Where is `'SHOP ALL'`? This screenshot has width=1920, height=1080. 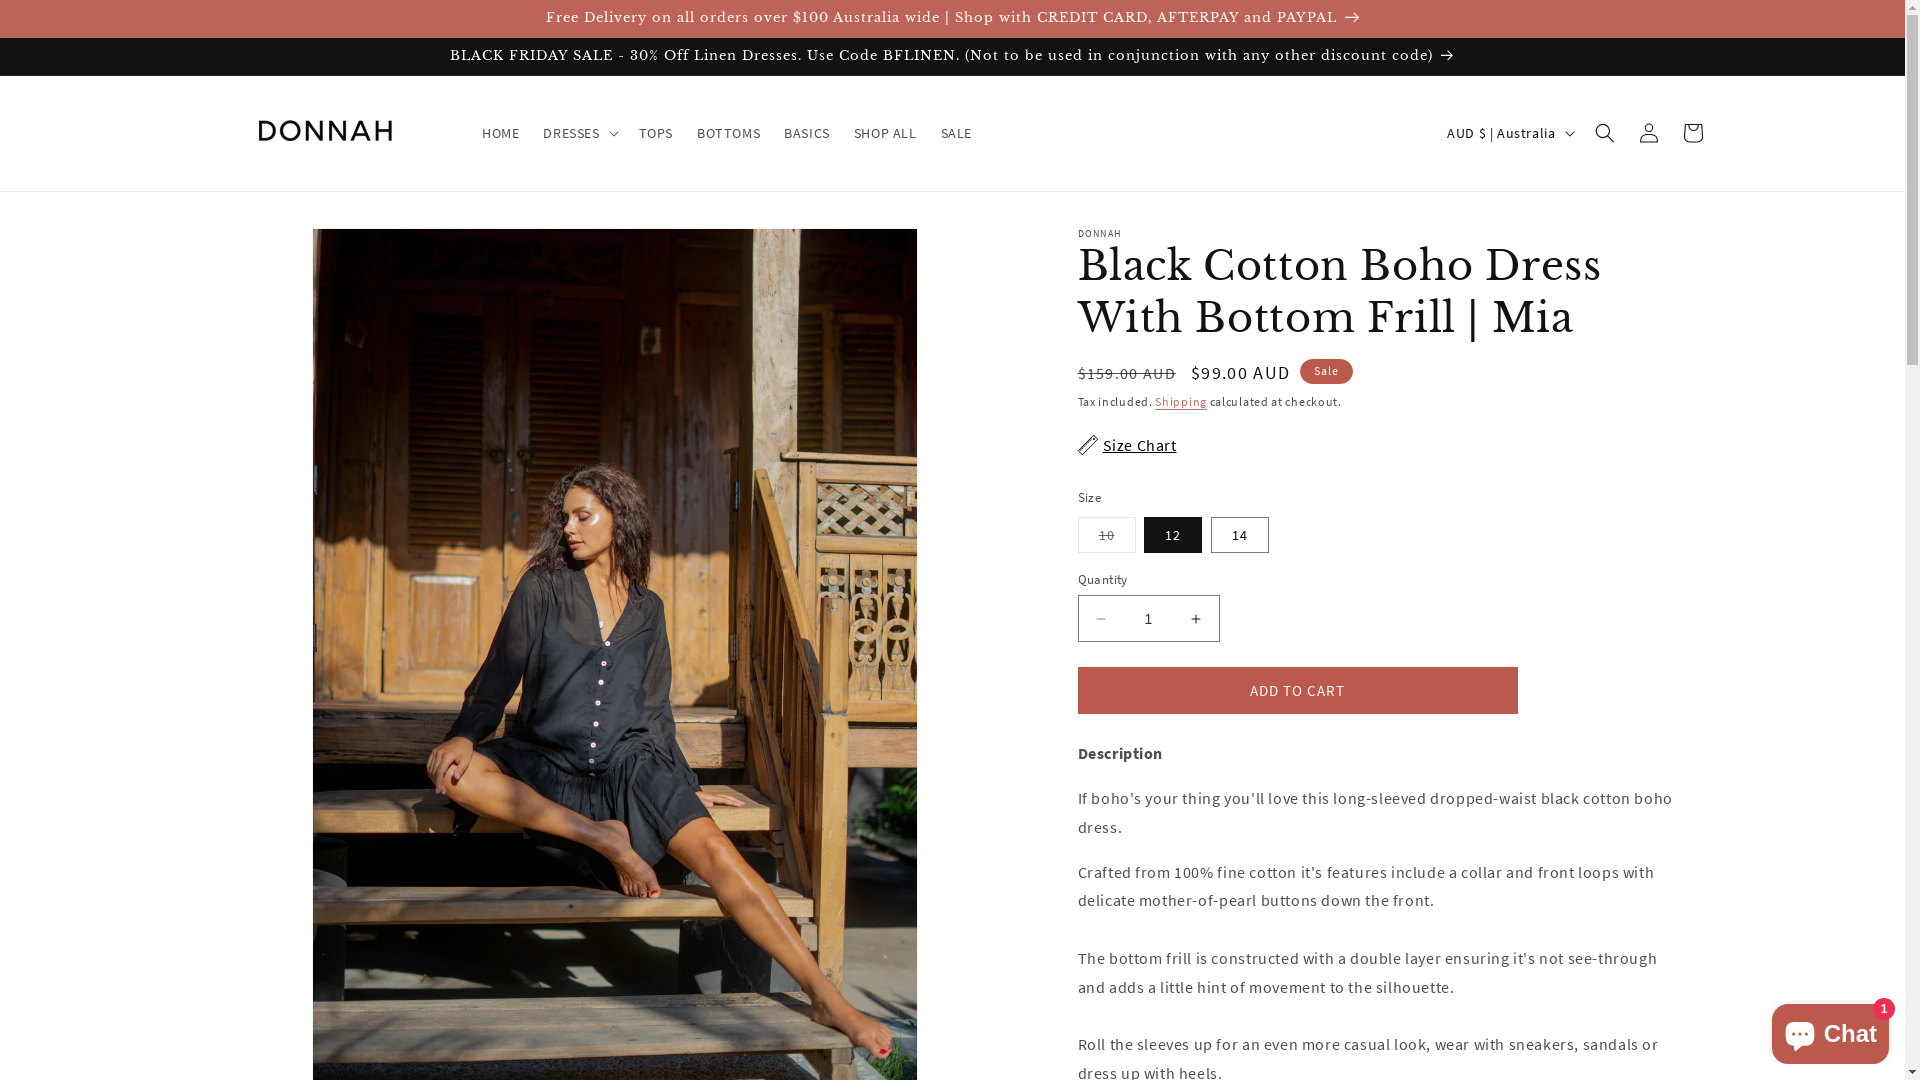
'SHOP ALL' is located at coordinates (884, 132).